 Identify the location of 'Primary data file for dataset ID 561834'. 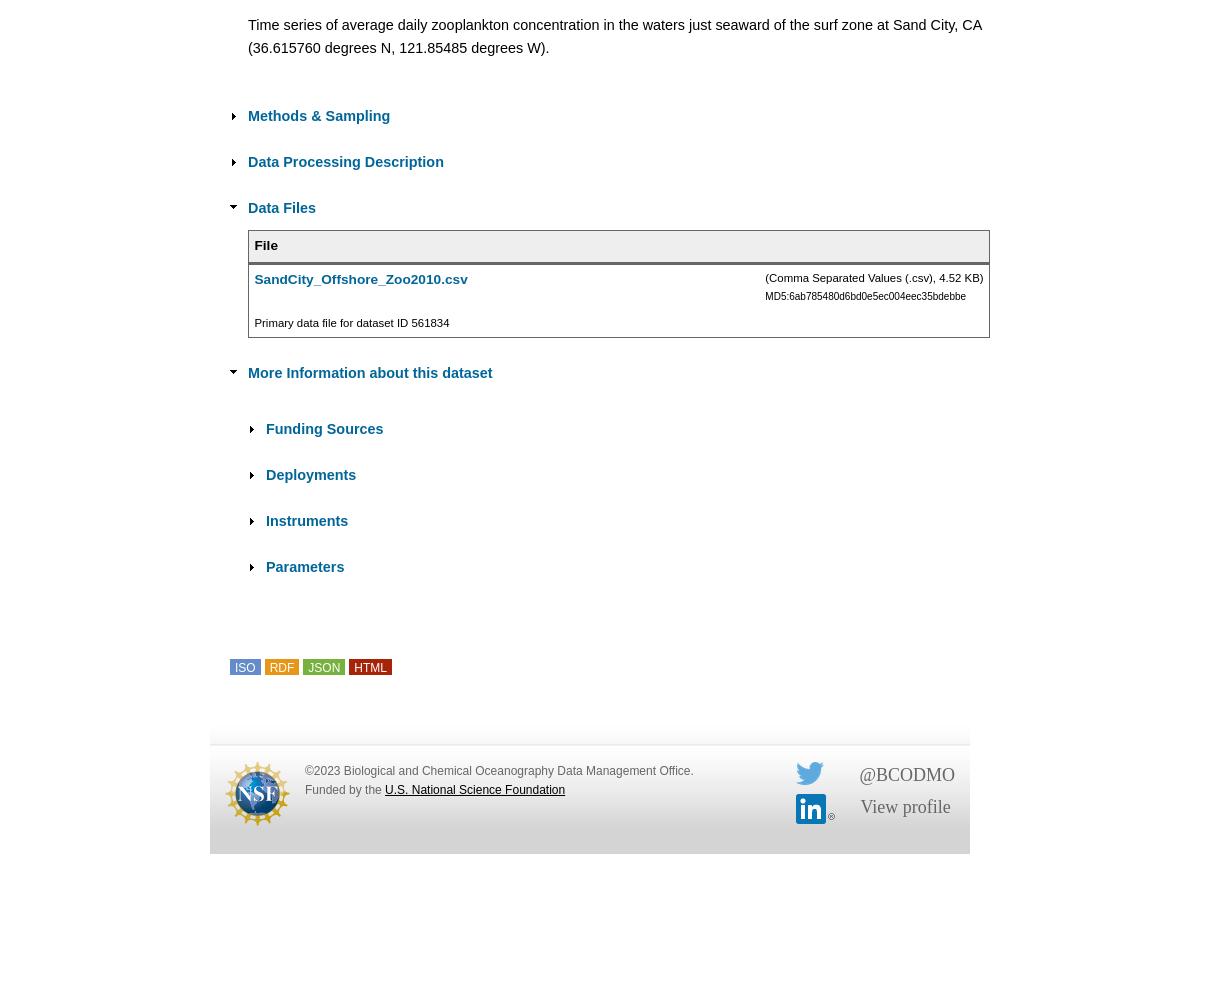
(351, 321).